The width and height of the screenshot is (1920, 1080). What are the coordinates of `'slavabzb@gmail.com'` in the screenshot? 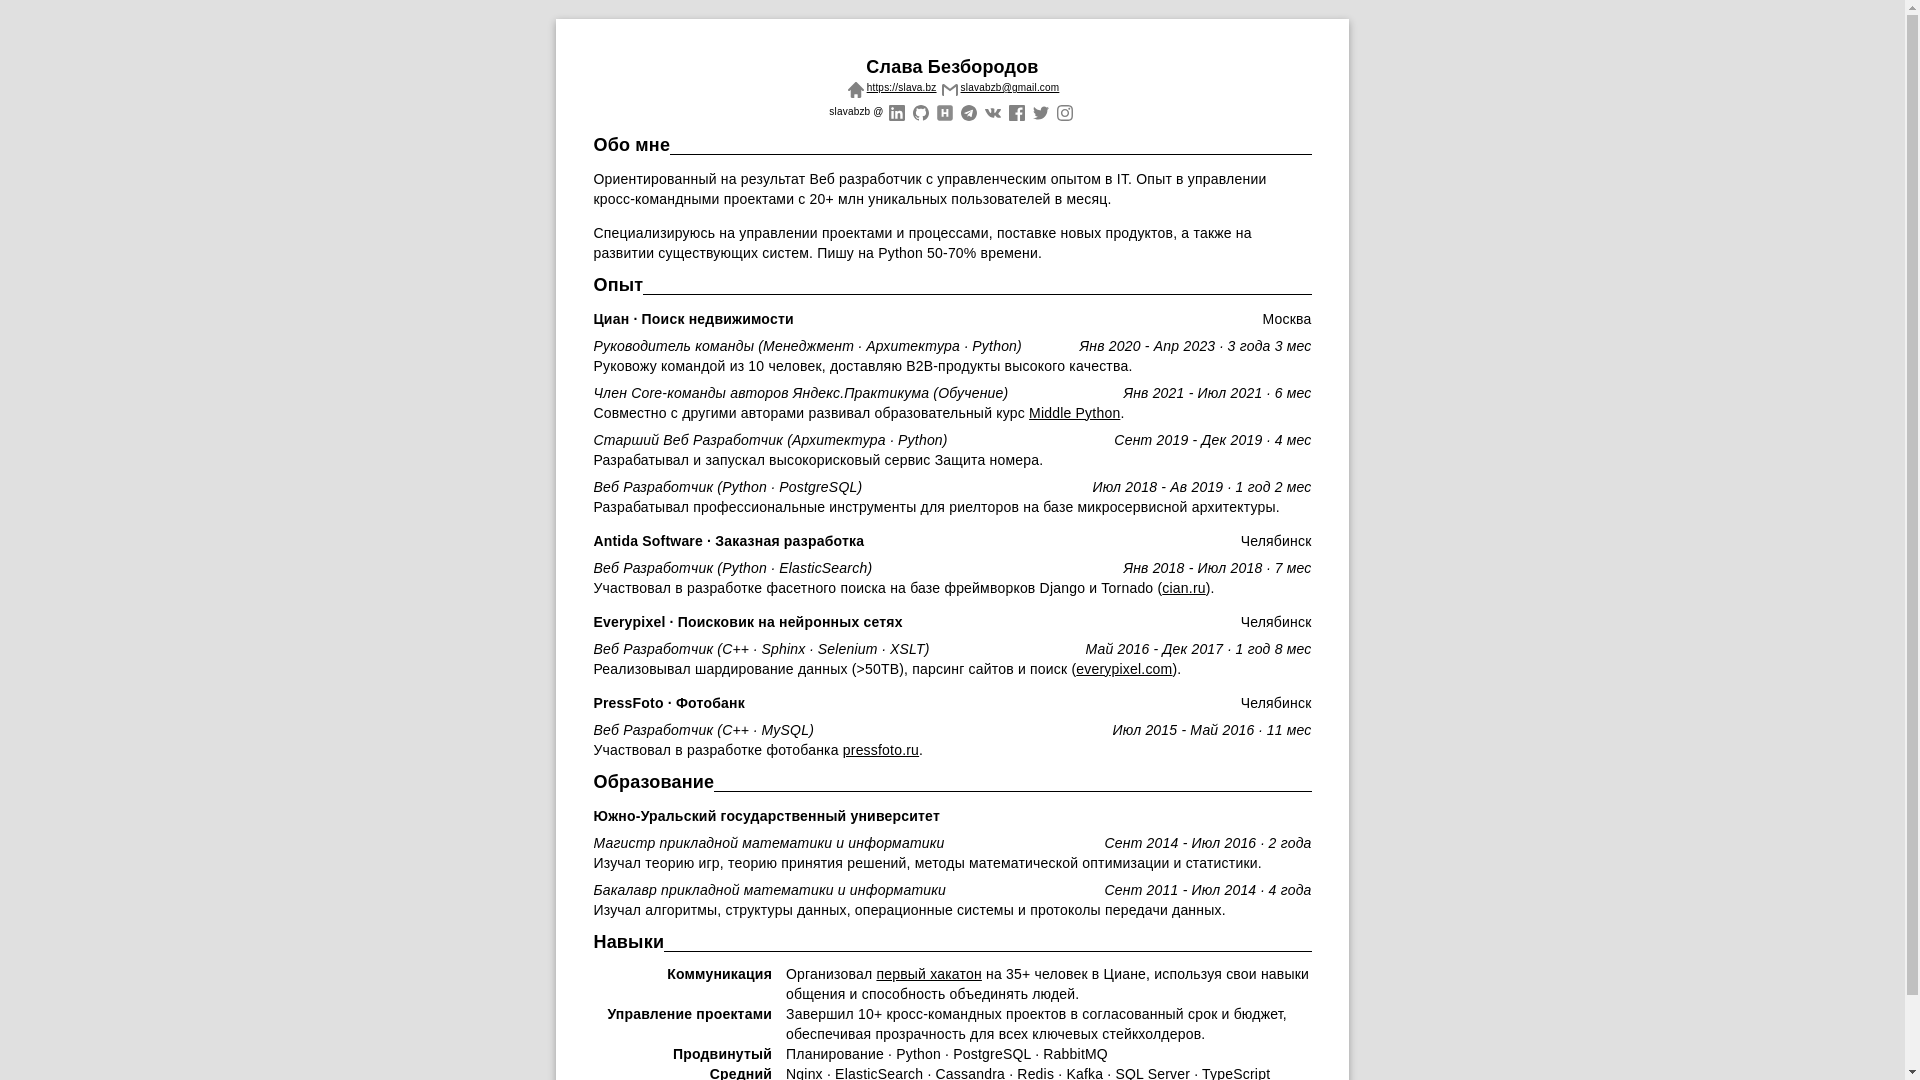 It's located at (998, 86).